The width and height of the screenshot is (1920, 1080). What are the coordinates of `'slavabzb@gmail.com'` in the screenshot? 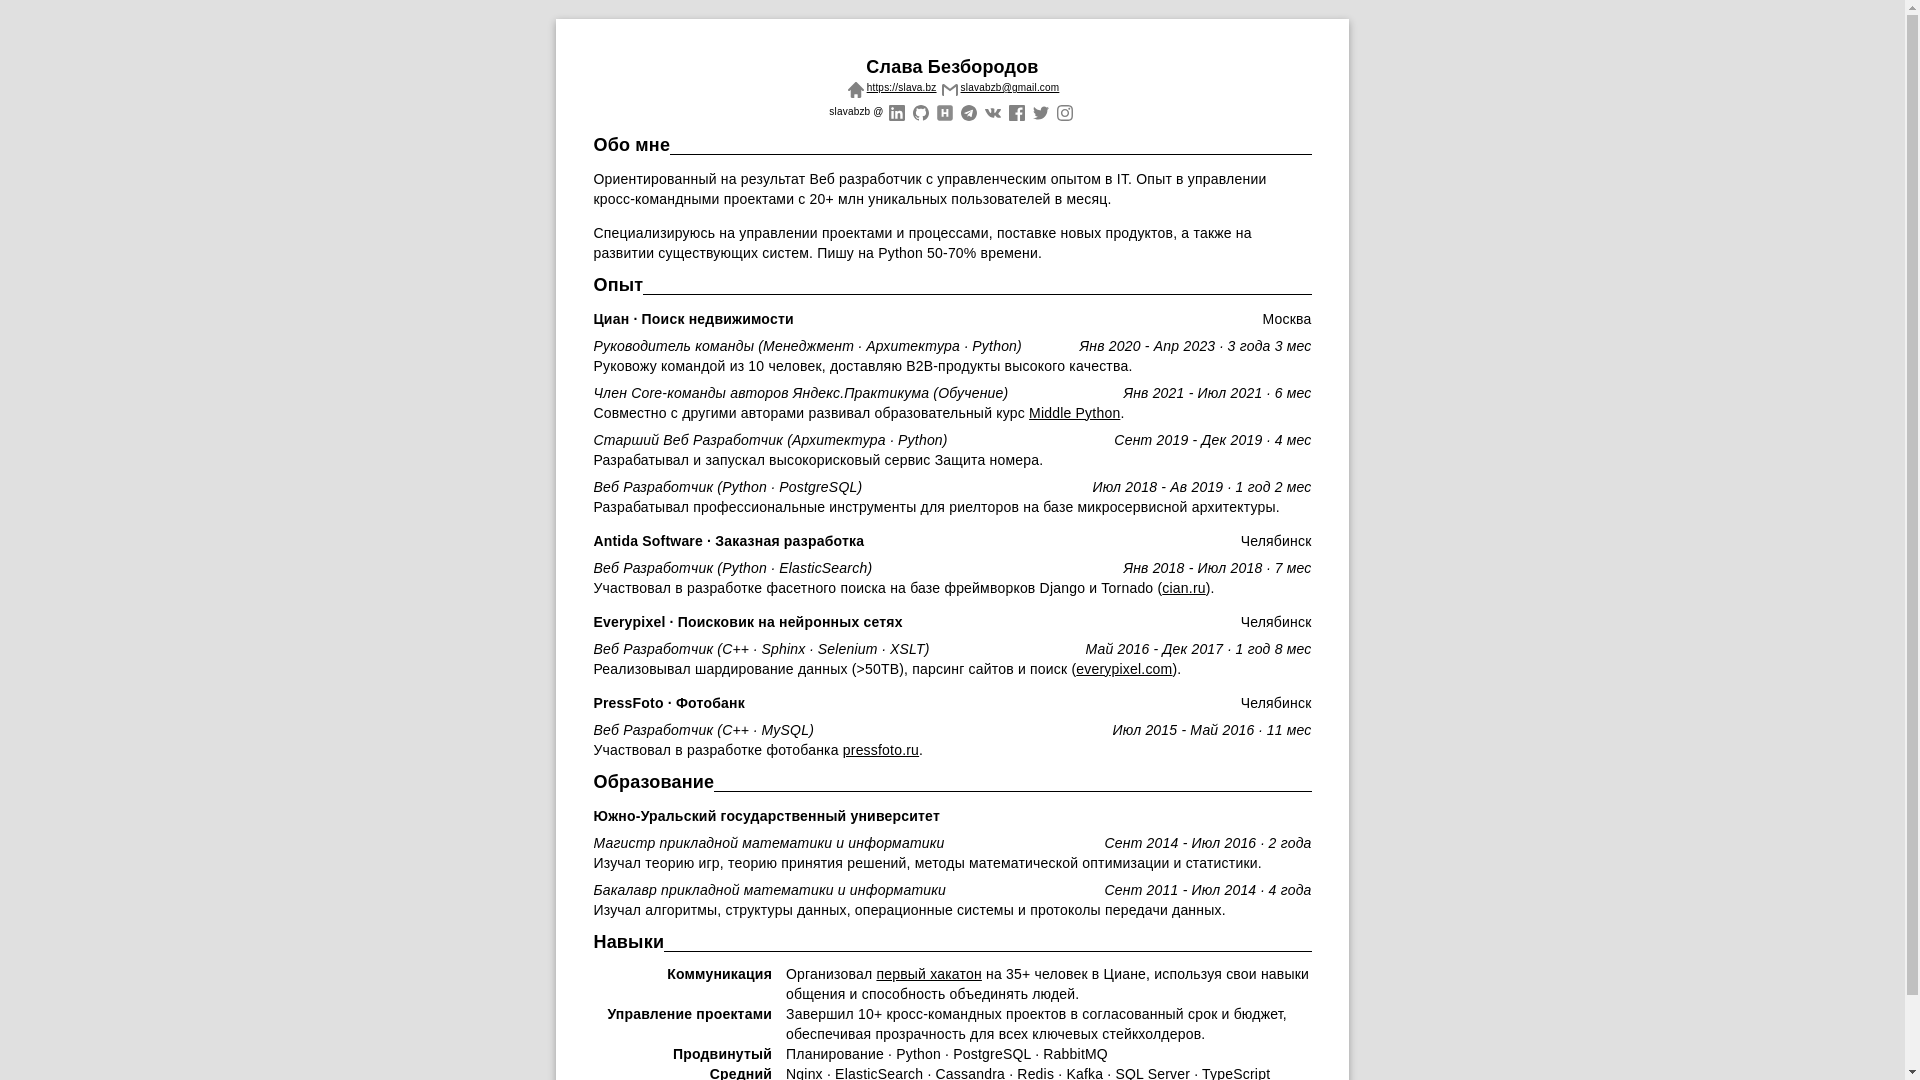 It's located at (998, 86).